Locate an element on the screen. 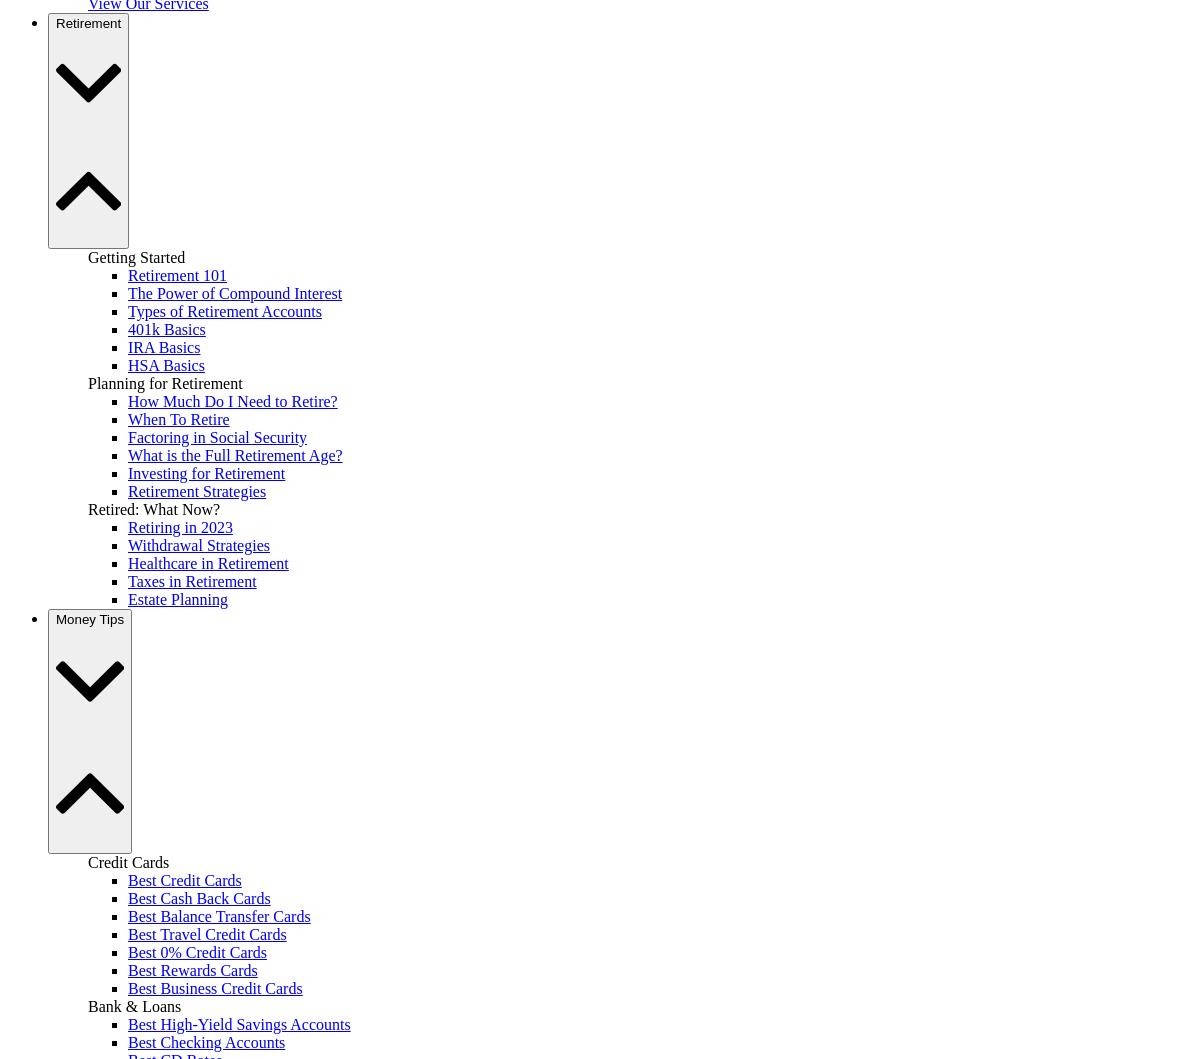  'Money Tips' is located at coordinates (90, 617).